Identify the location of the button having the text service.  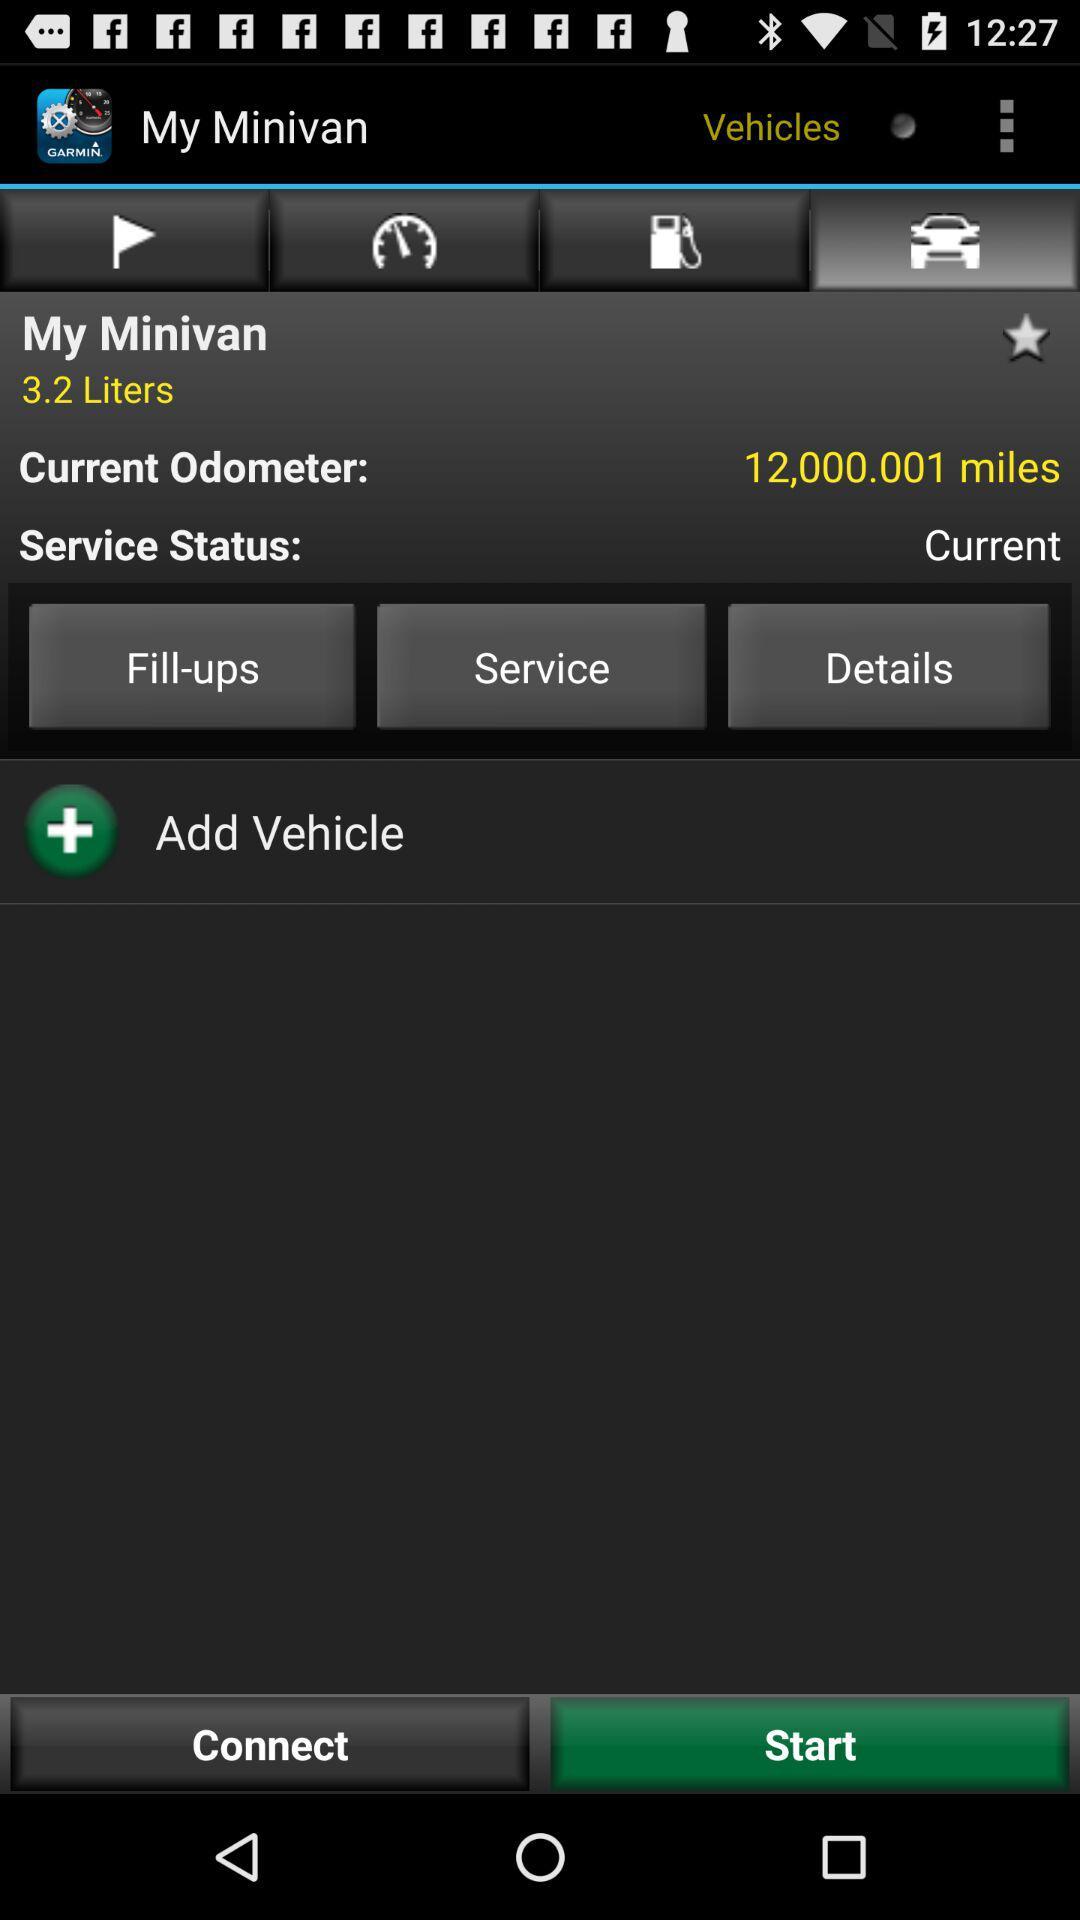
(542, 667).